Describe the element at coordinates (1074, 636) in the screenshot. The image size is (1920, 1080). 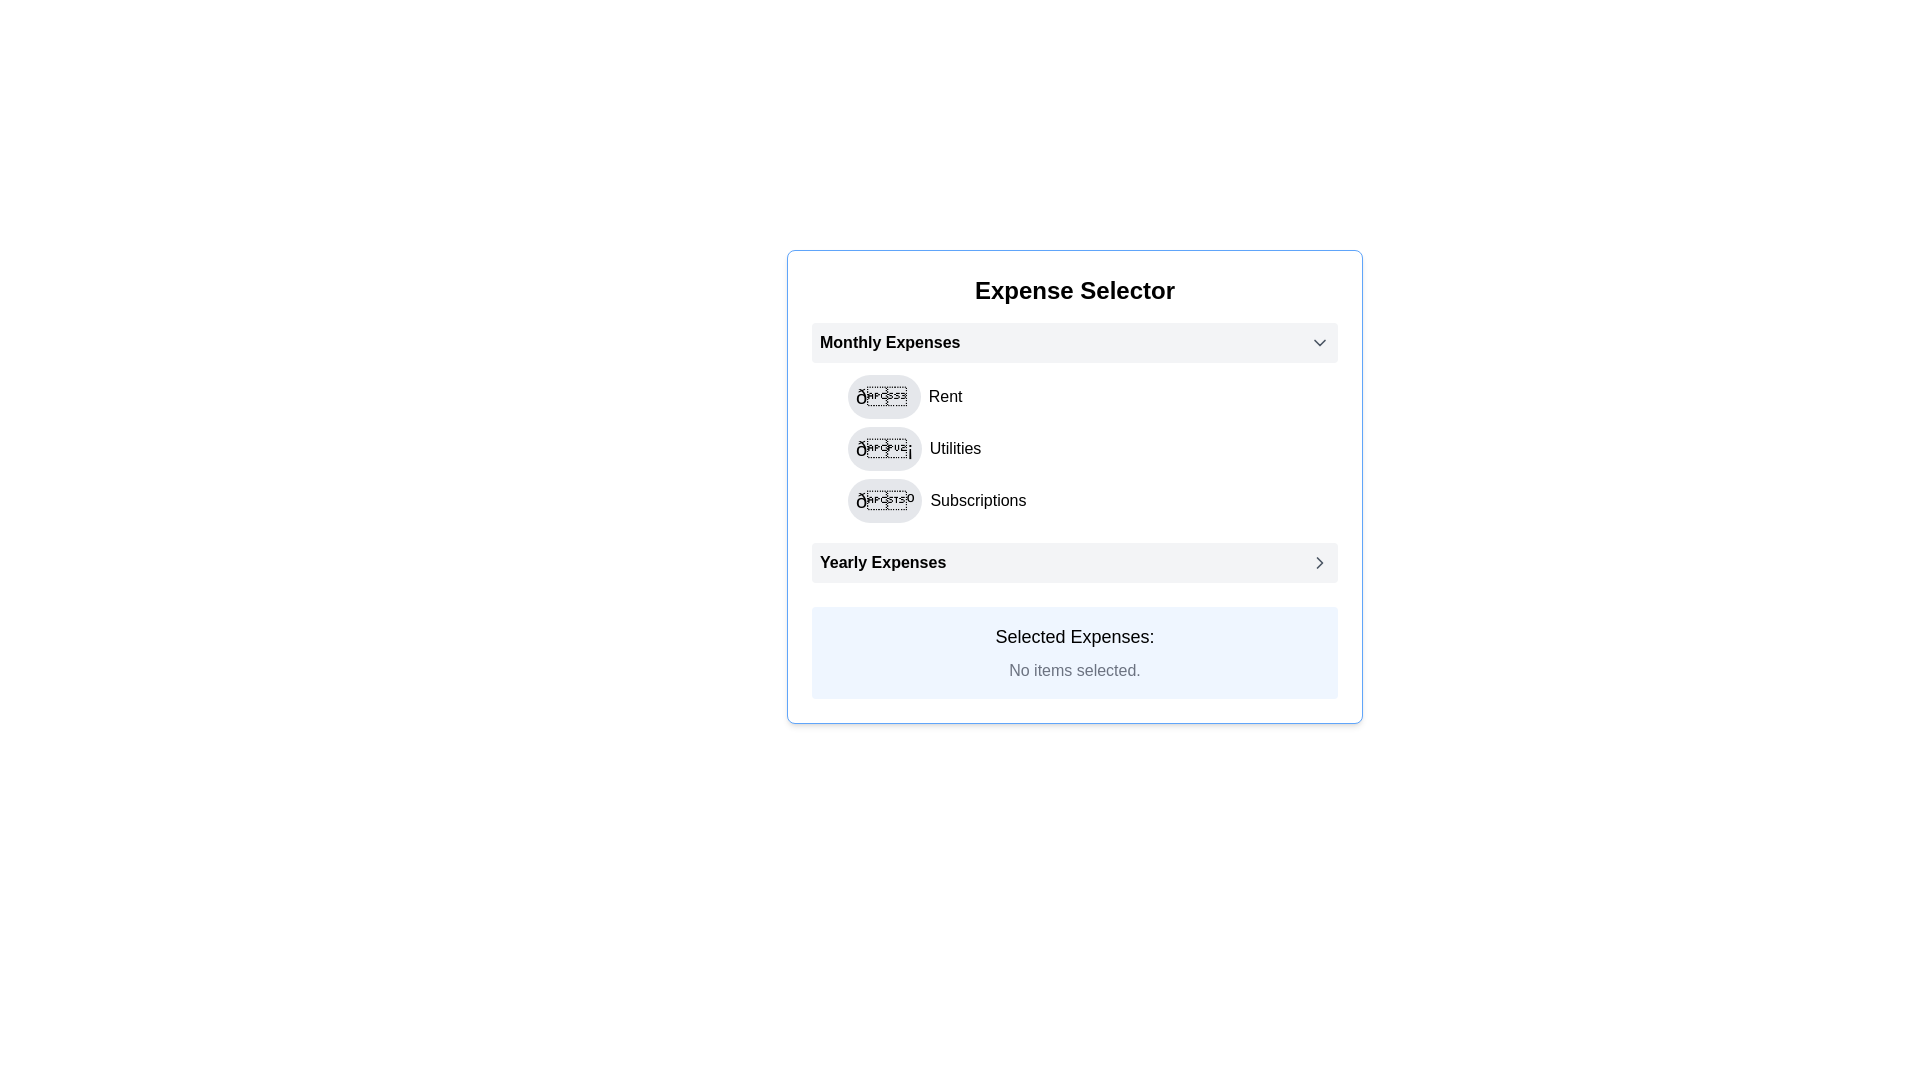
I see `the Text Label that acts as a header for the section displaying information about selected expenses, located in the lower portion of the layout above the text 'No items selected.'` at that location.